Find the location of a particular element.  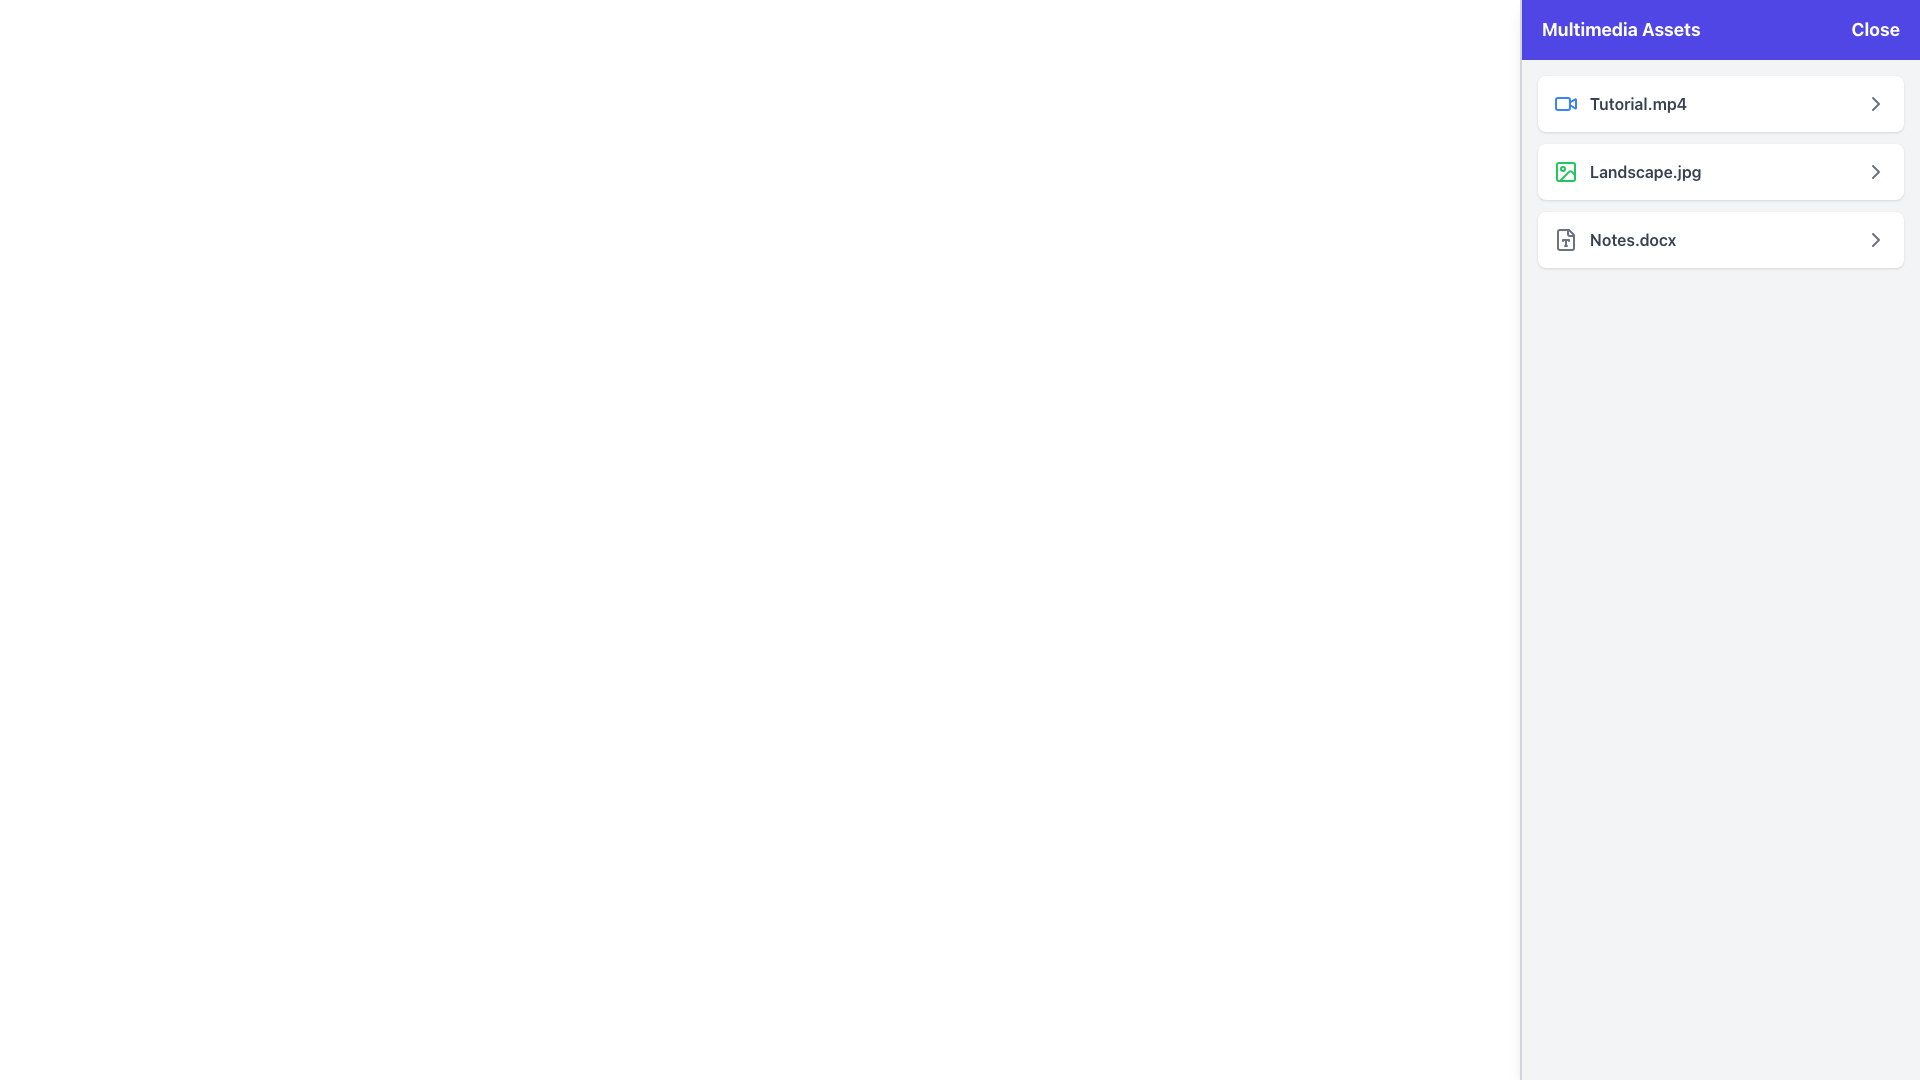

the text displaying the name of the file in the 'Multimedia Assets' section, which is the third item in the list is located at coordinates (1633, 238).